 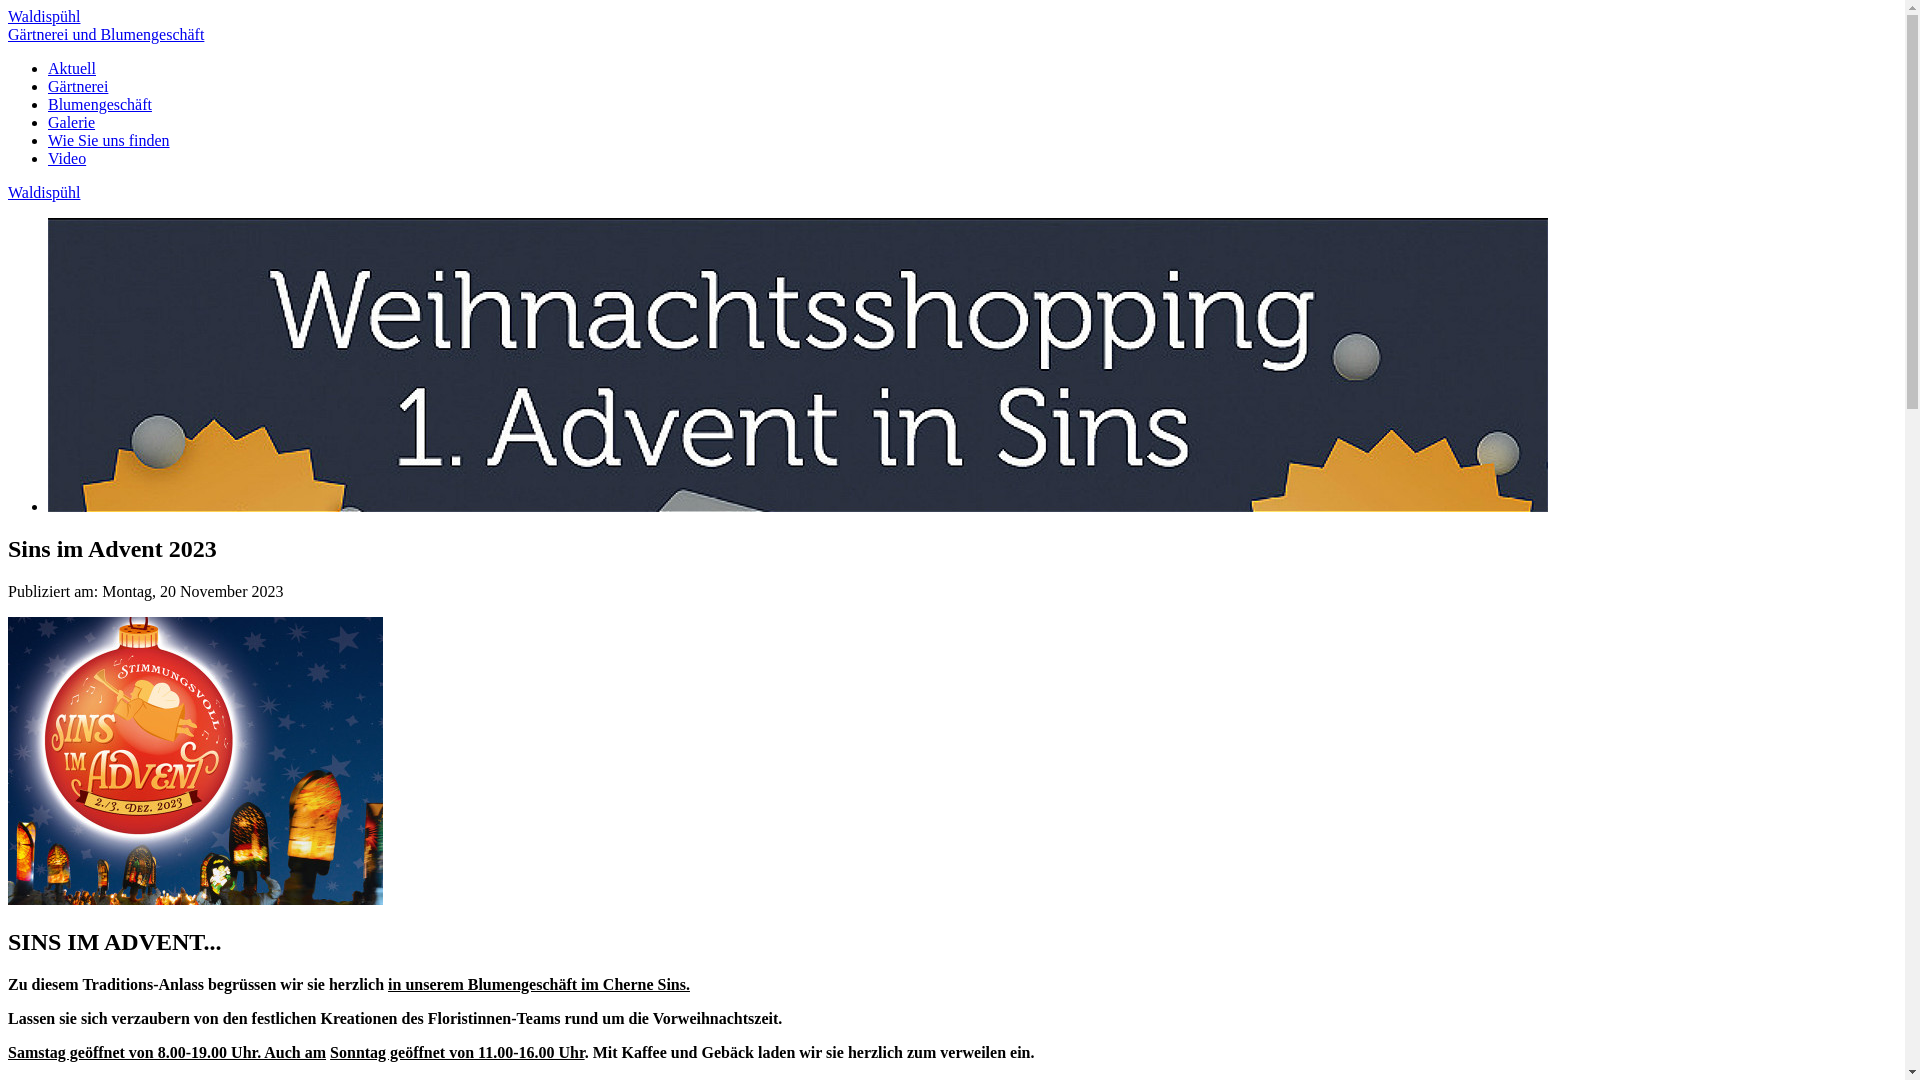 What do you see at coordinates (108, 139) in the screenshot?
I see `'Wie Sie uns finden'` at bounding box center [108, 139].